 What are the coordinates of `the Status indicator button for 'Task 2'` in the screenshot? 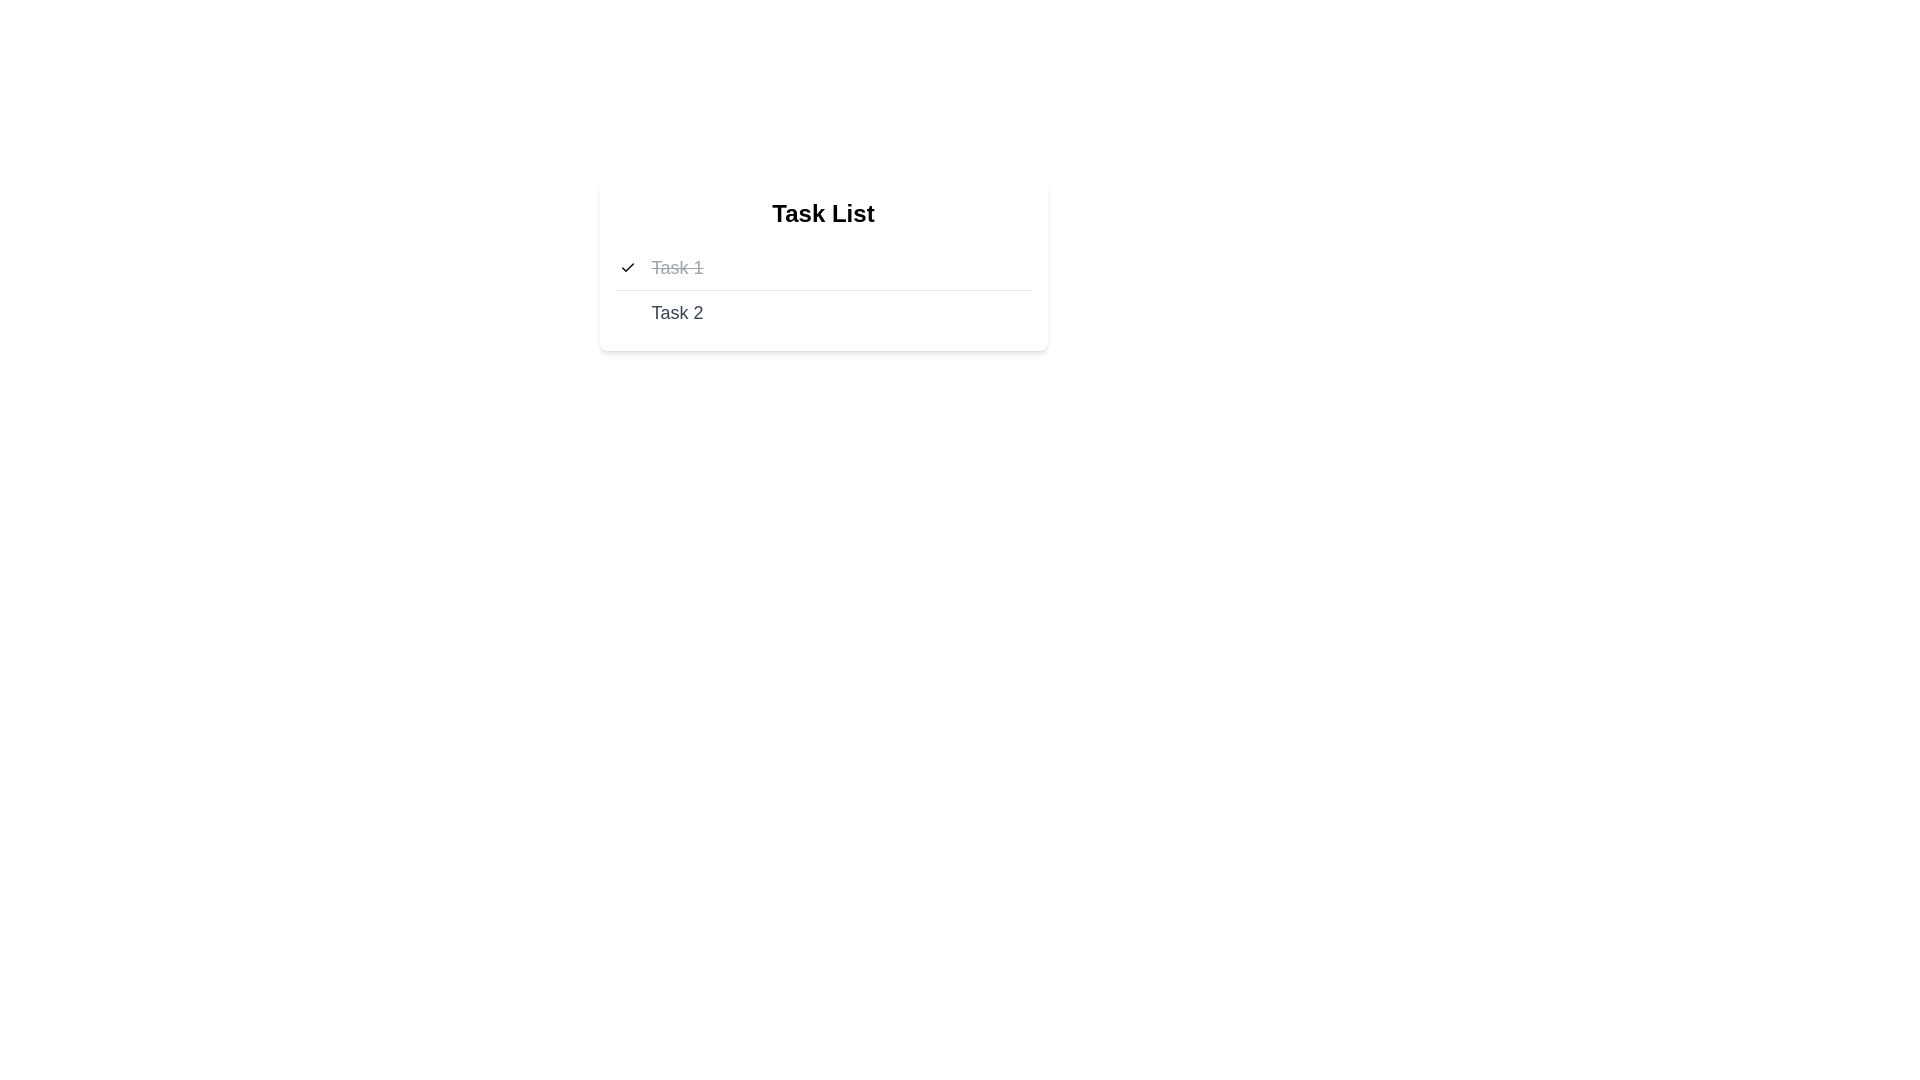 It's located at (626, 312).